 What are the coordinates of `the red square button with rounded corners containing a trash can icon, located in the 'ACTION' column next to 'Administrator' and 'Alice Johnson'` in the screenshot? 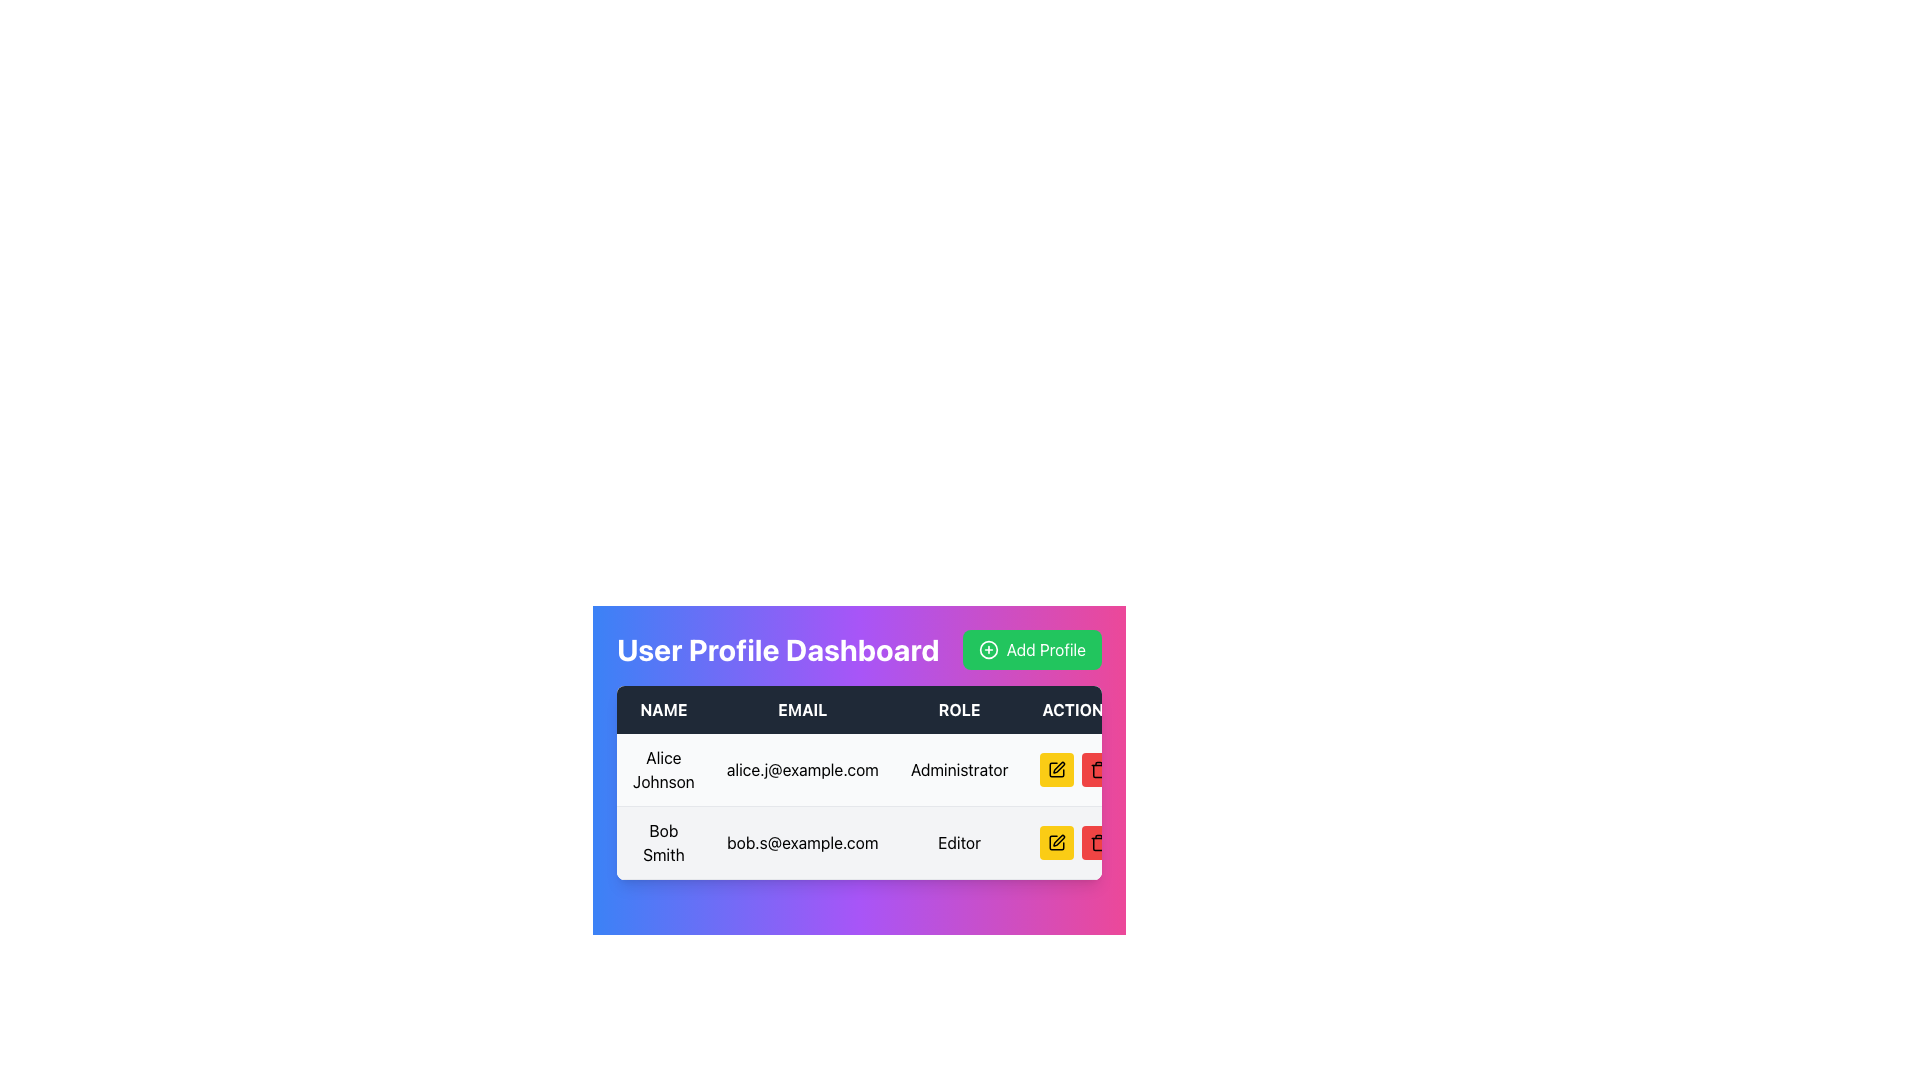 It's located at (1077, 769).